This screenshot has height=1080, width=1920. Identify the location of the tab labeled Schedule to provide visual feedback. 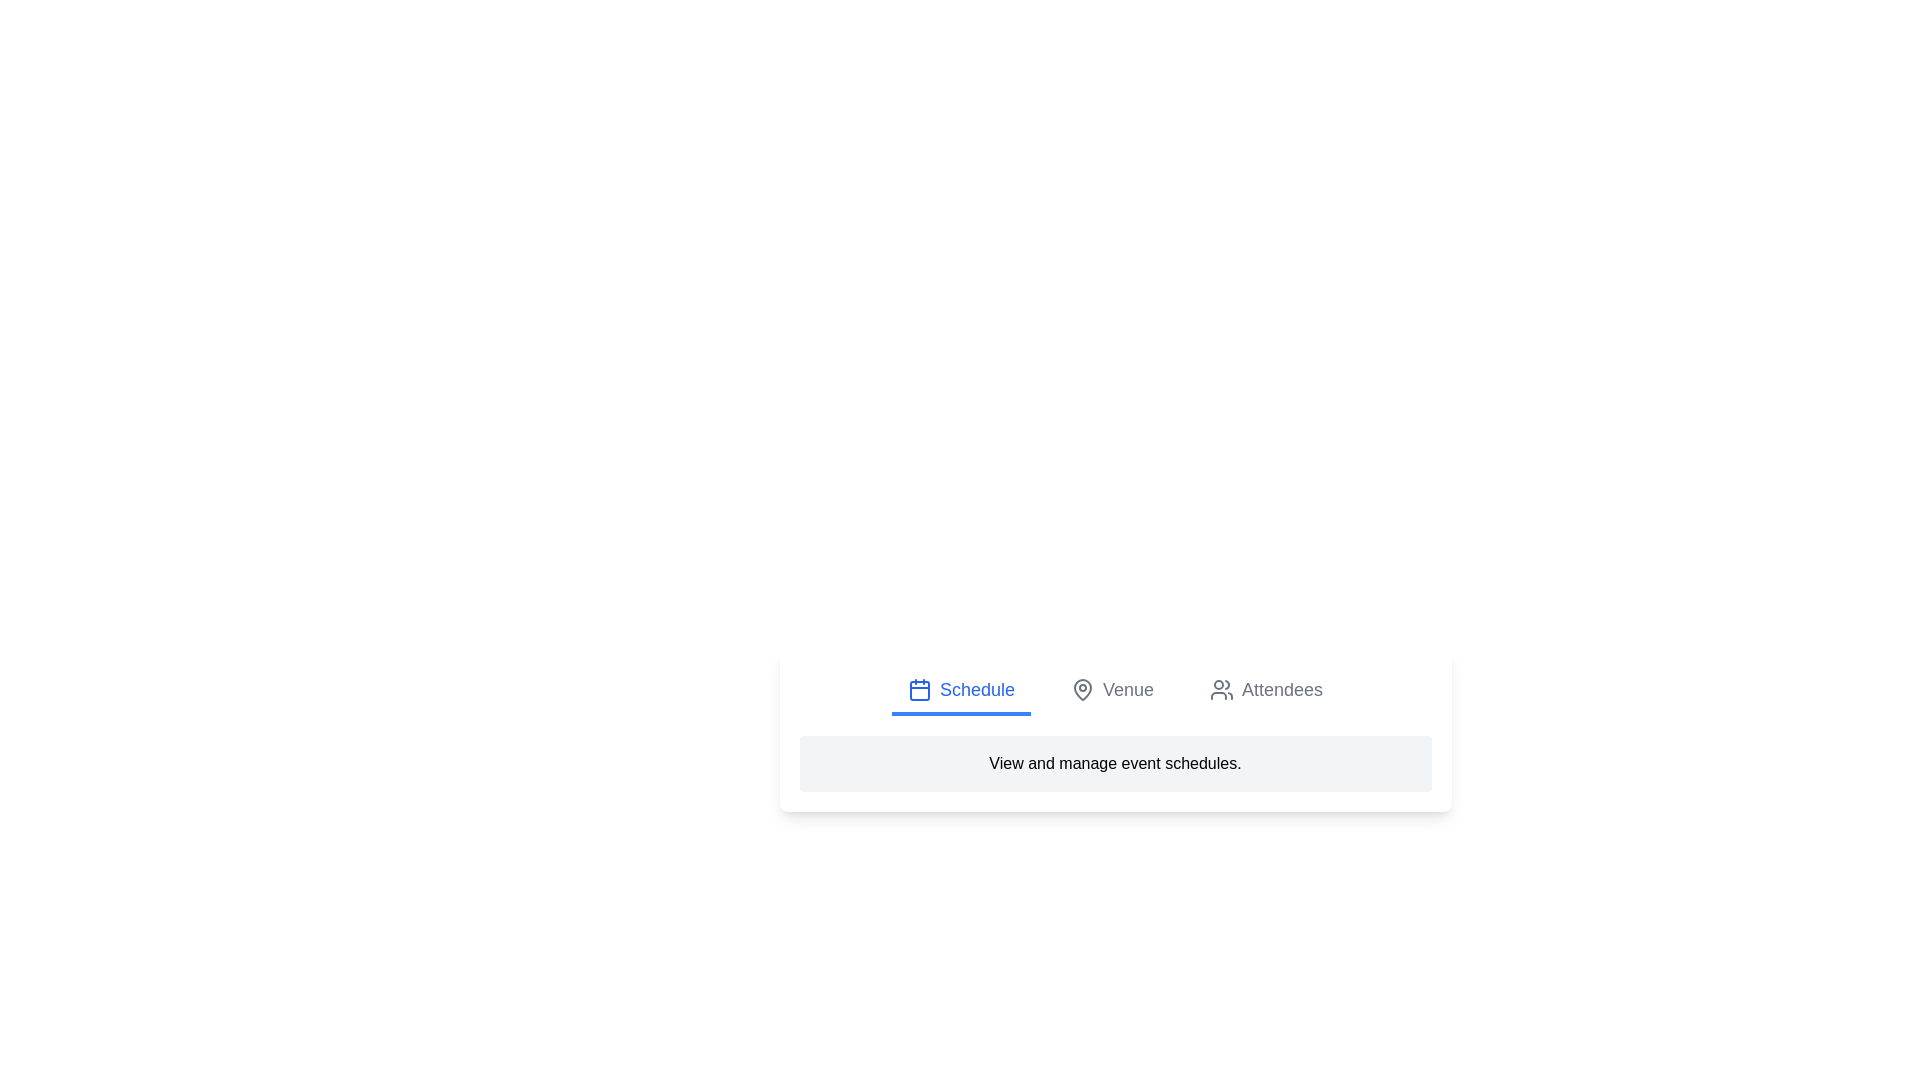
(961, 690).